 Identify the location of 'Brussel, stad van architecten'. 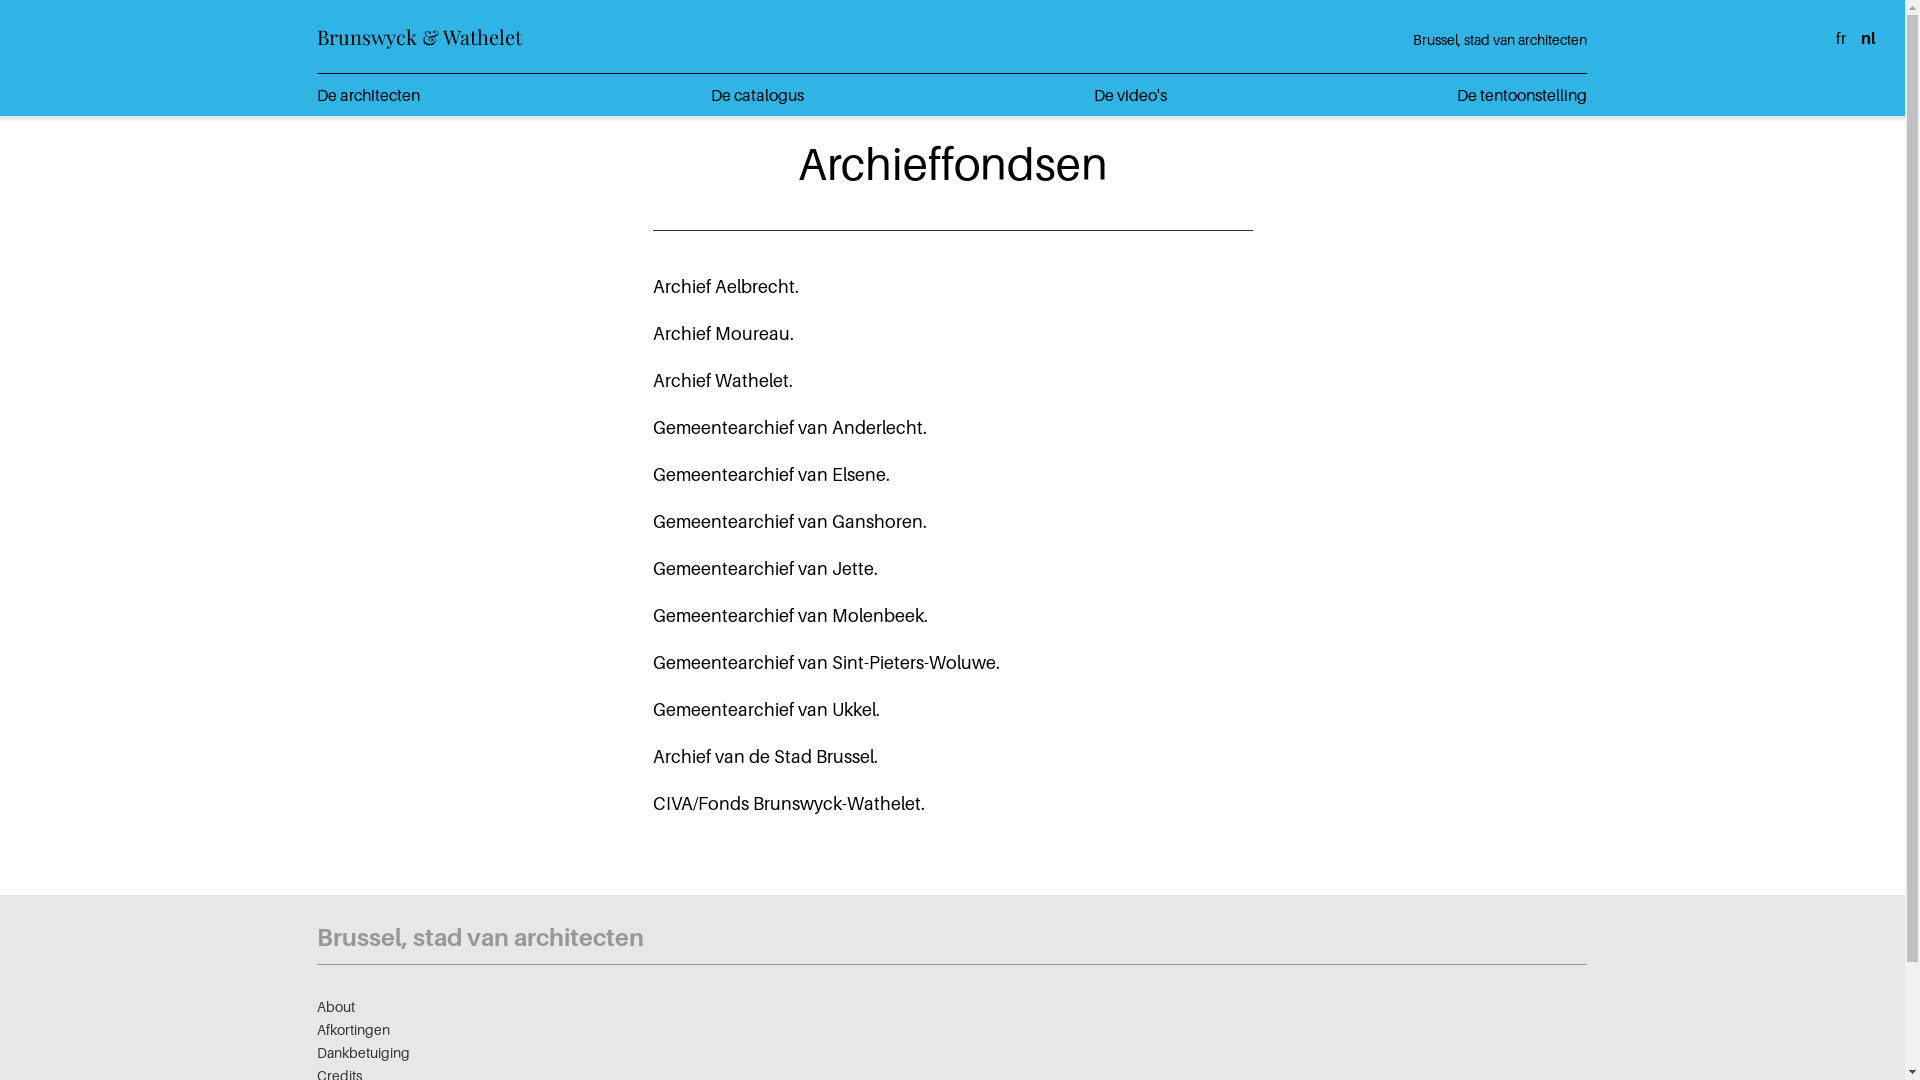
(1499, 39).